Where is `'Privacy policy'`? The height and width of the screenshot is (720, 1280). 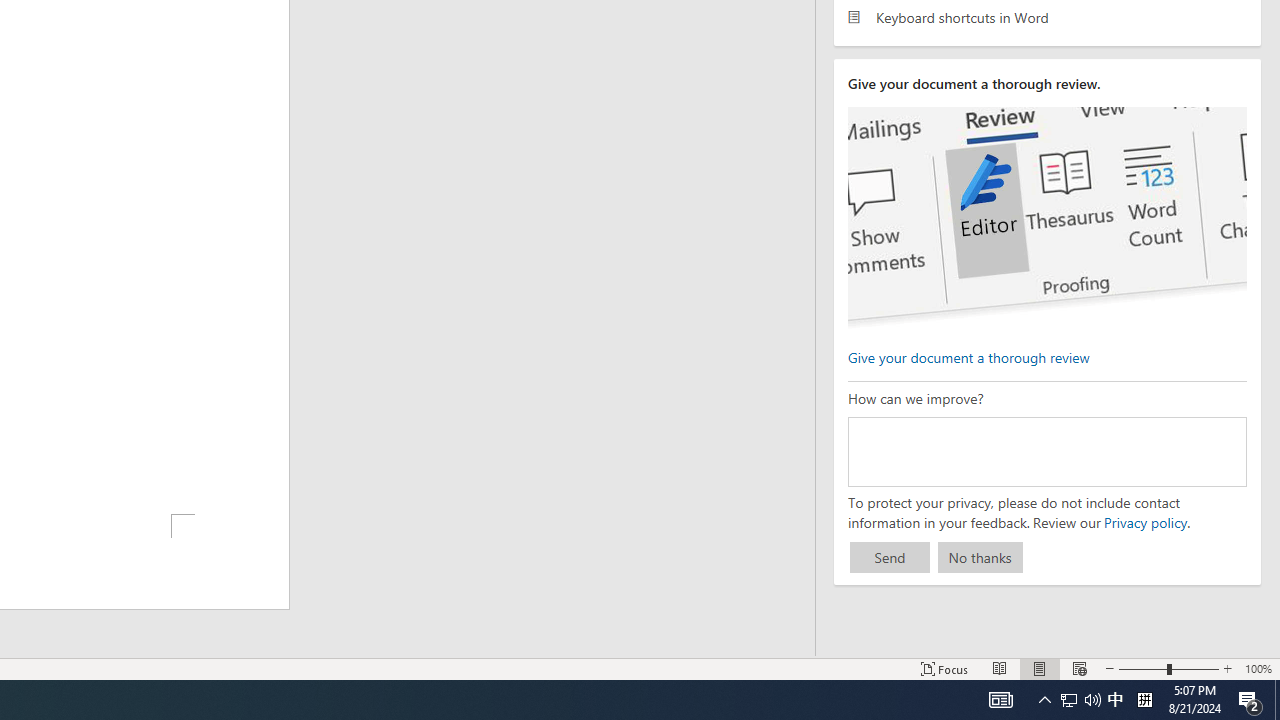 'Privacy policy' is located at coordinates (1144, 521).